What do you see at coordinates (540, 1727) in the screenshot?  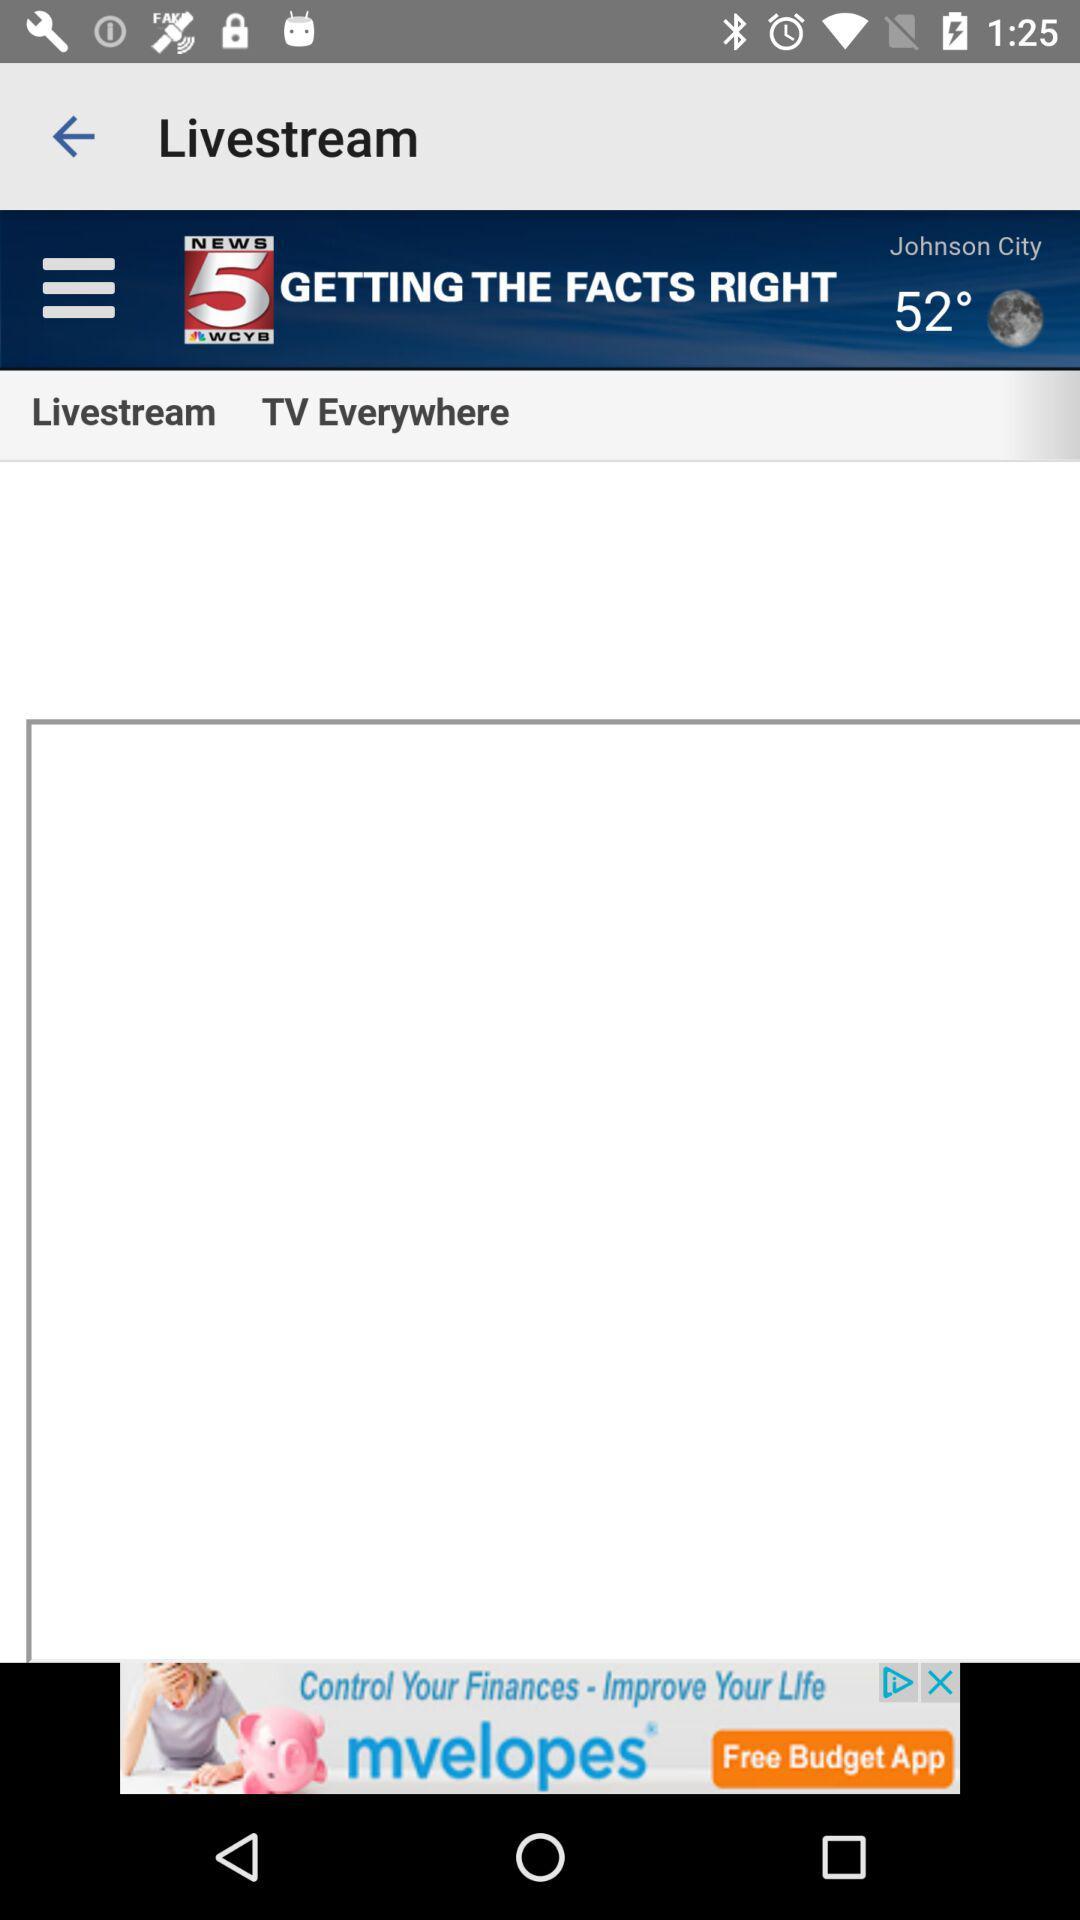 I see `advertisement website` at bounding box center [540, 1727].